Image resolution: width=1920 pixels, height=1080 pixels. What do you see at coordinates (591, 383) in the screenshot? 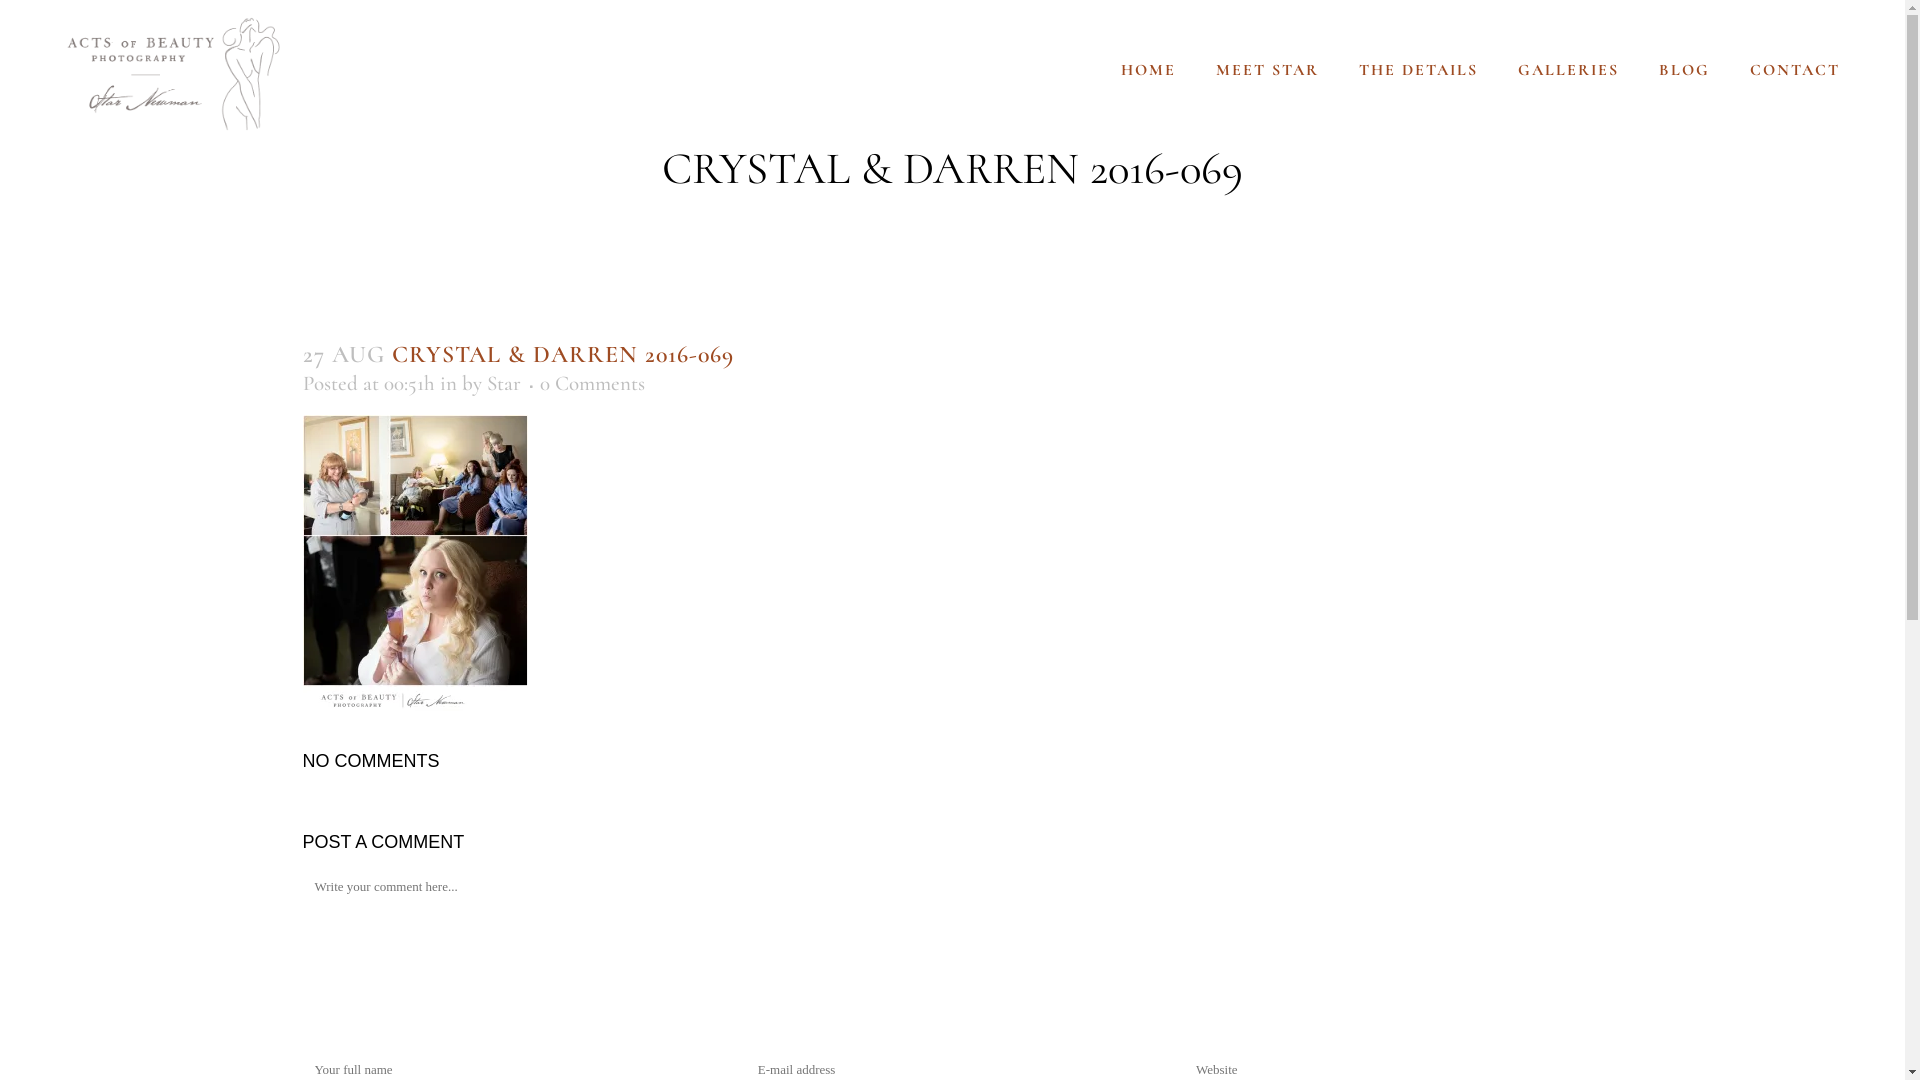
I see `'0 Comments'` at bounding box center [591, 383].